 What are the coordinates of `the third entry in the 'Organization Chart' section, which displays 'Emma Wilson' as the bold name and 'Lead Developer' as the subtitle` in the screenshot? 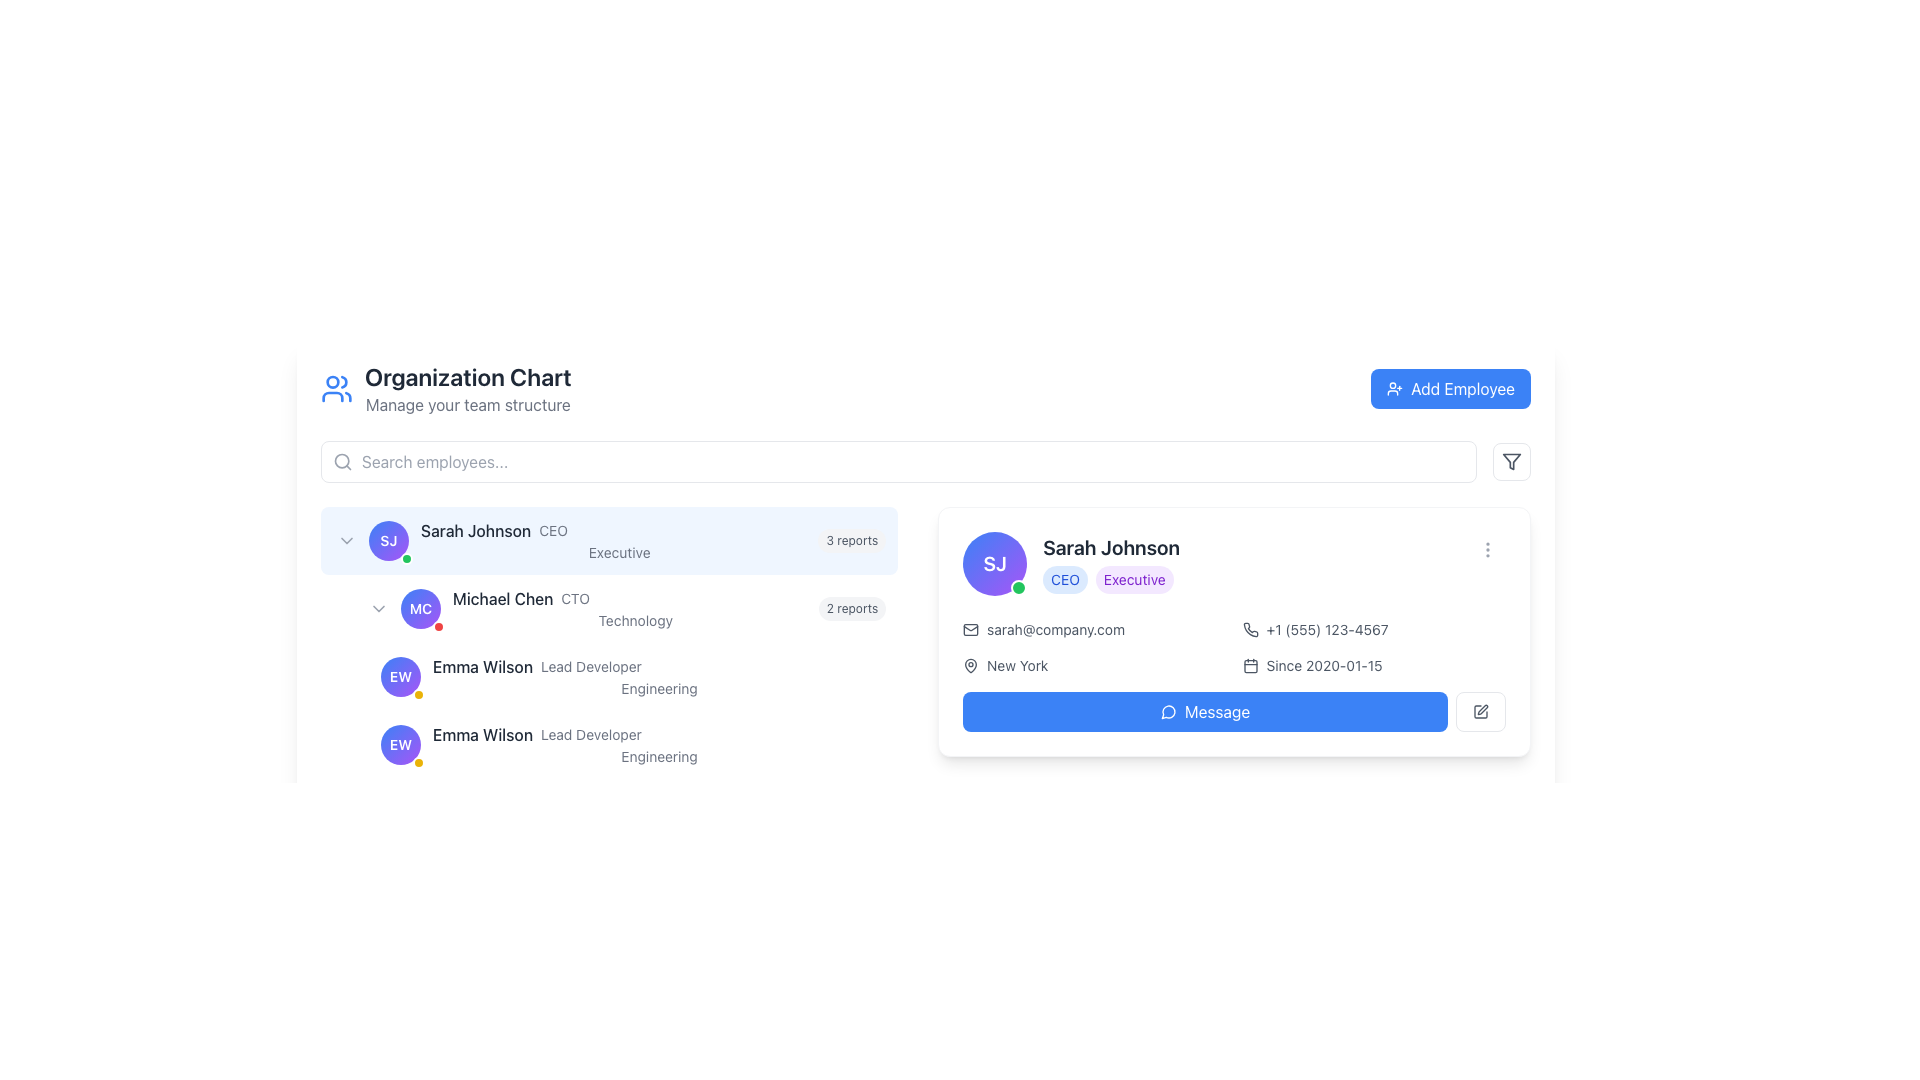 It's located at (659, 667).